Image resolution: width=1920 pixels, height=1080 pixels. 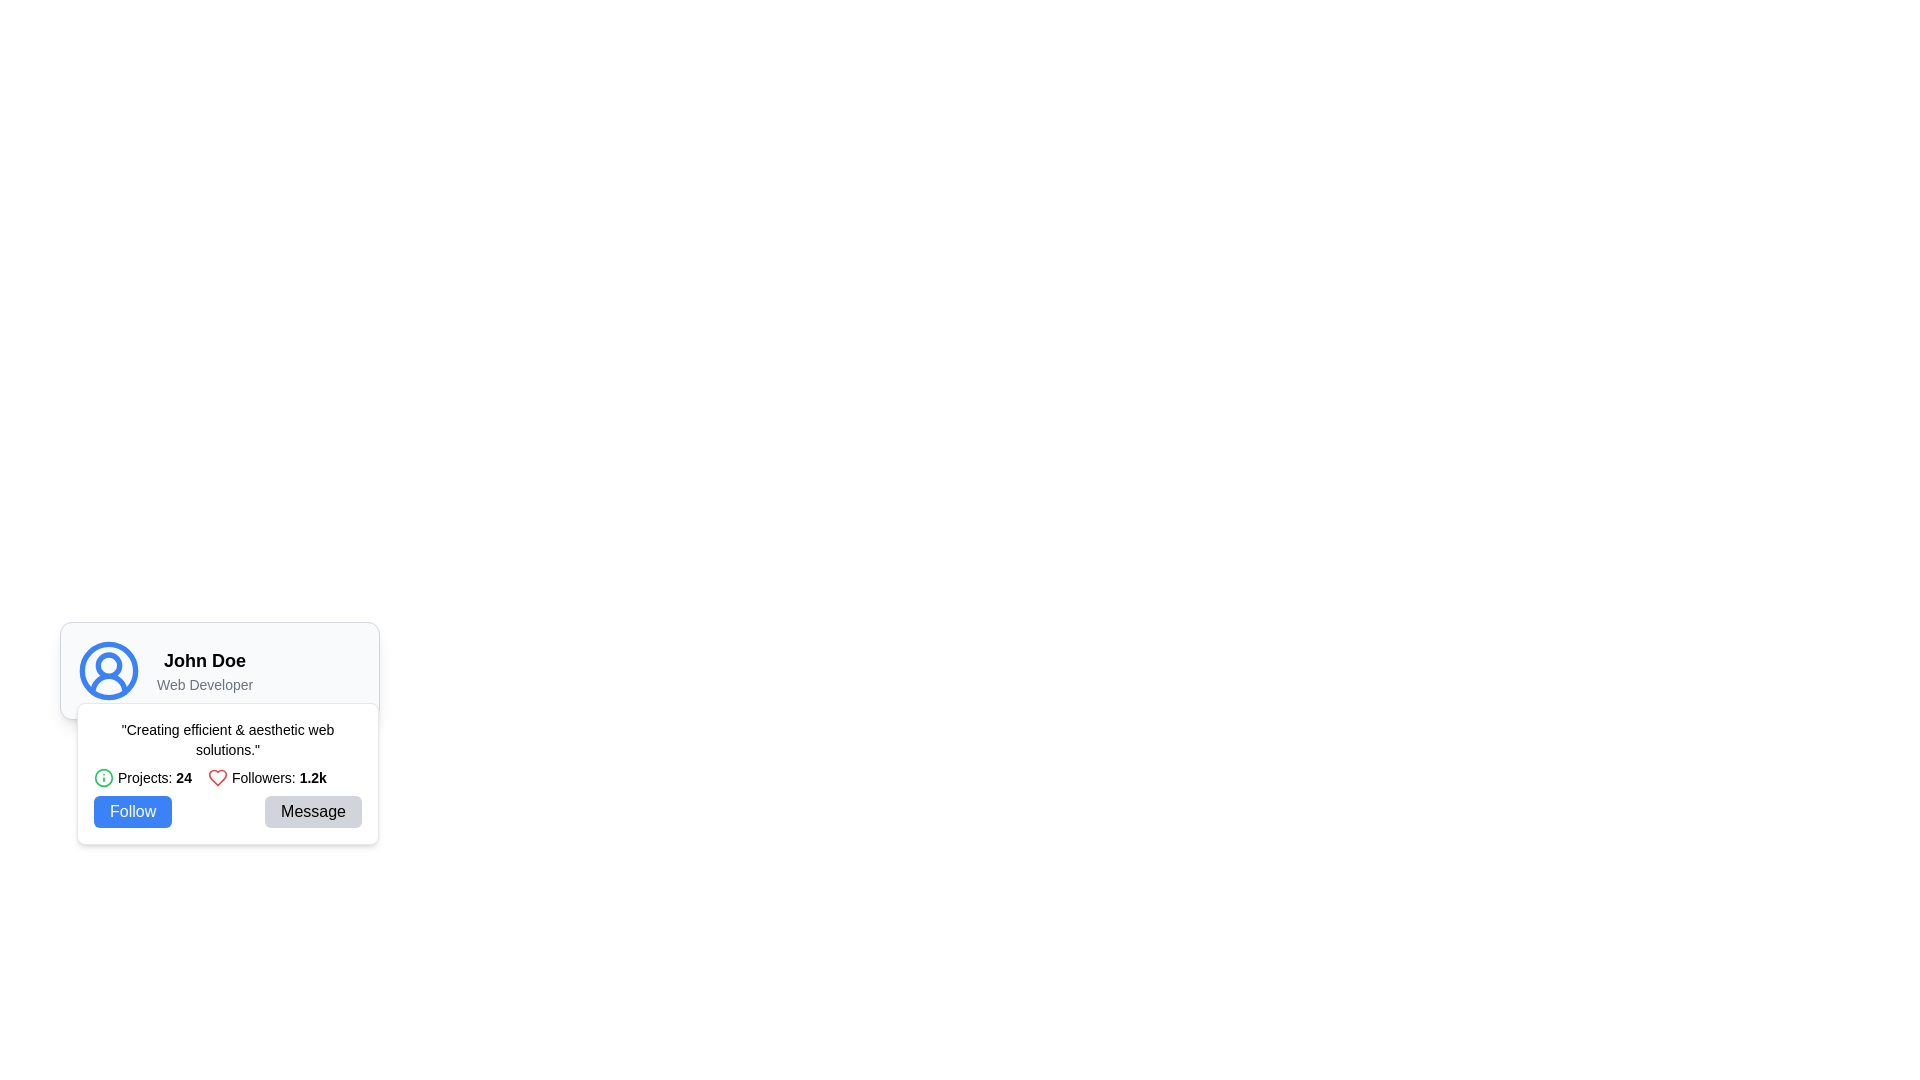 What do you see at coordinates (103, 777) in the screenshot?
I see `the information icon located to the far left of the 'Projects: 24' section for accessibility navigation` at bounding box center [103, 777].